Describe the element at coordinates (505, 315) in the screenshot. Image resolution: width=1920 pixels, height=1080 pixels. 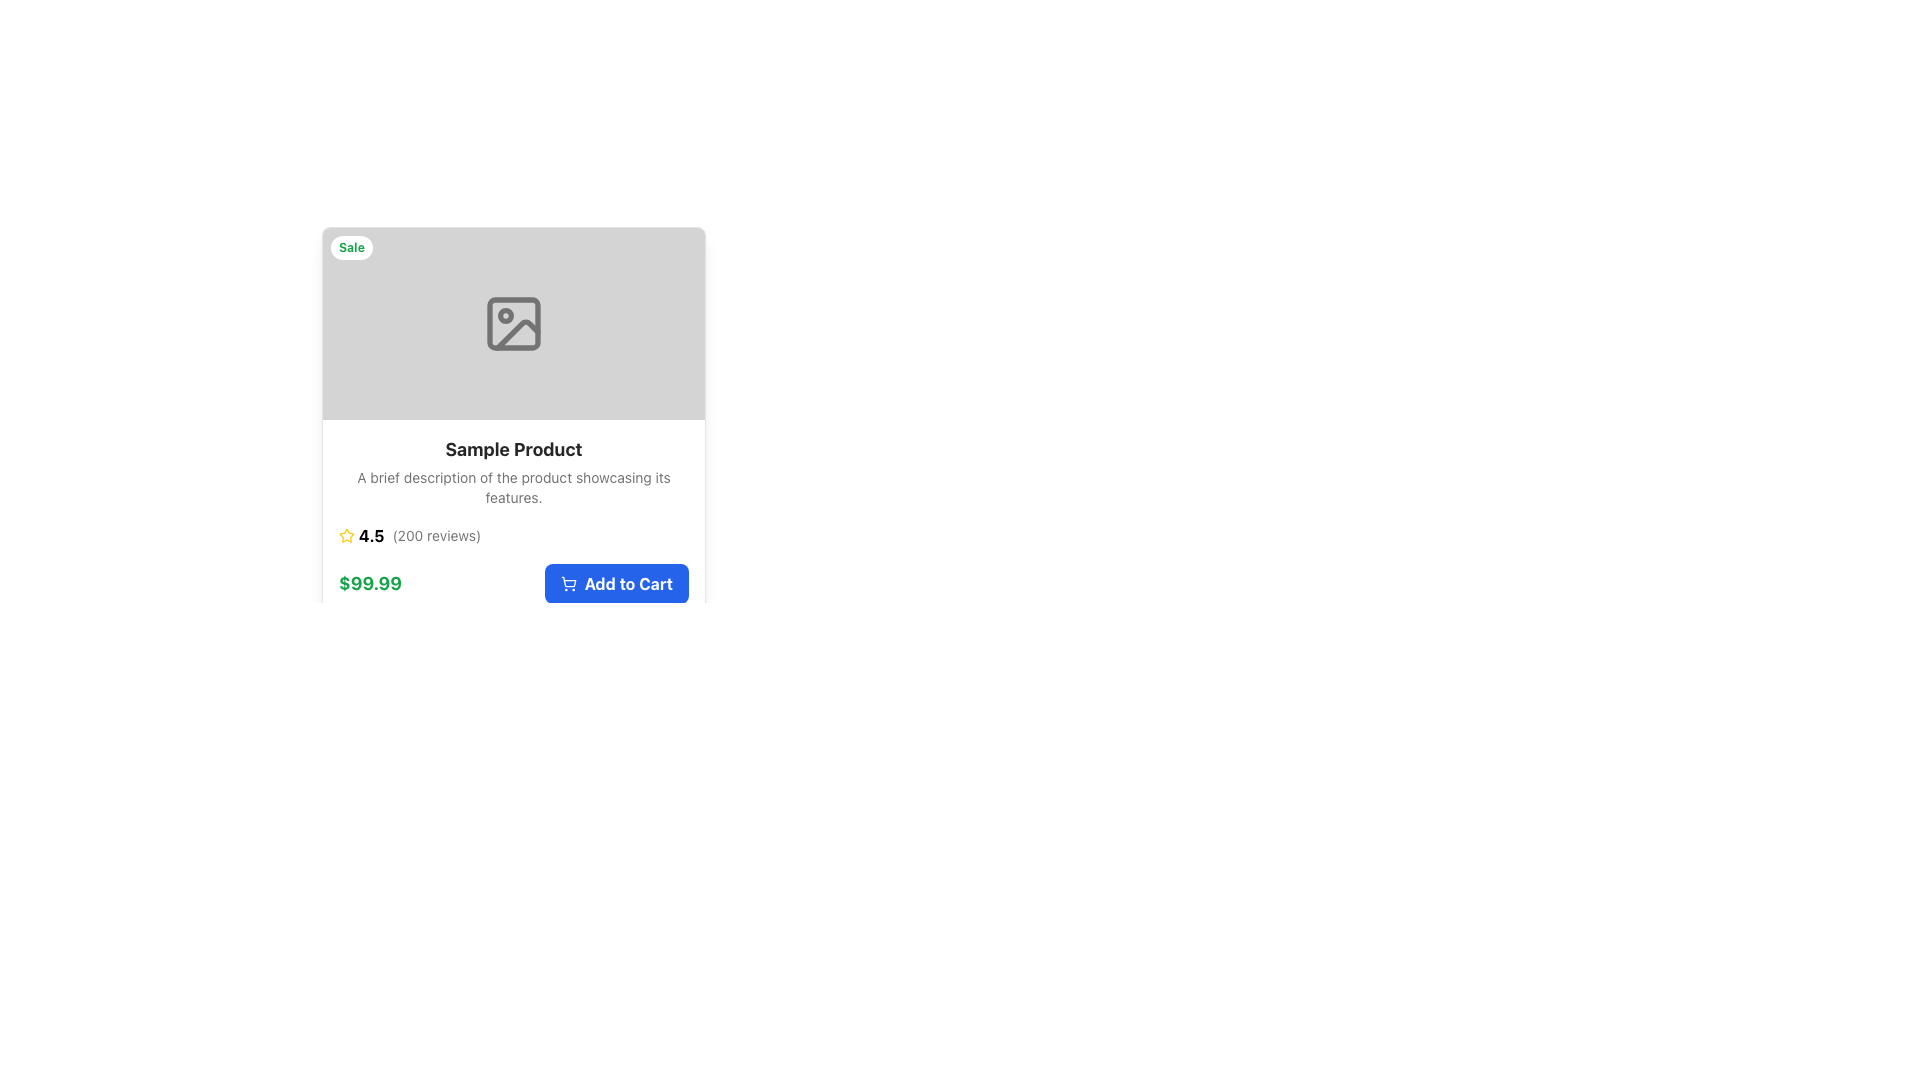
I see `the central circular dot within the outlined rectangular image placeholder icon, located at the top center of the card interface above the product title and description` at that location.